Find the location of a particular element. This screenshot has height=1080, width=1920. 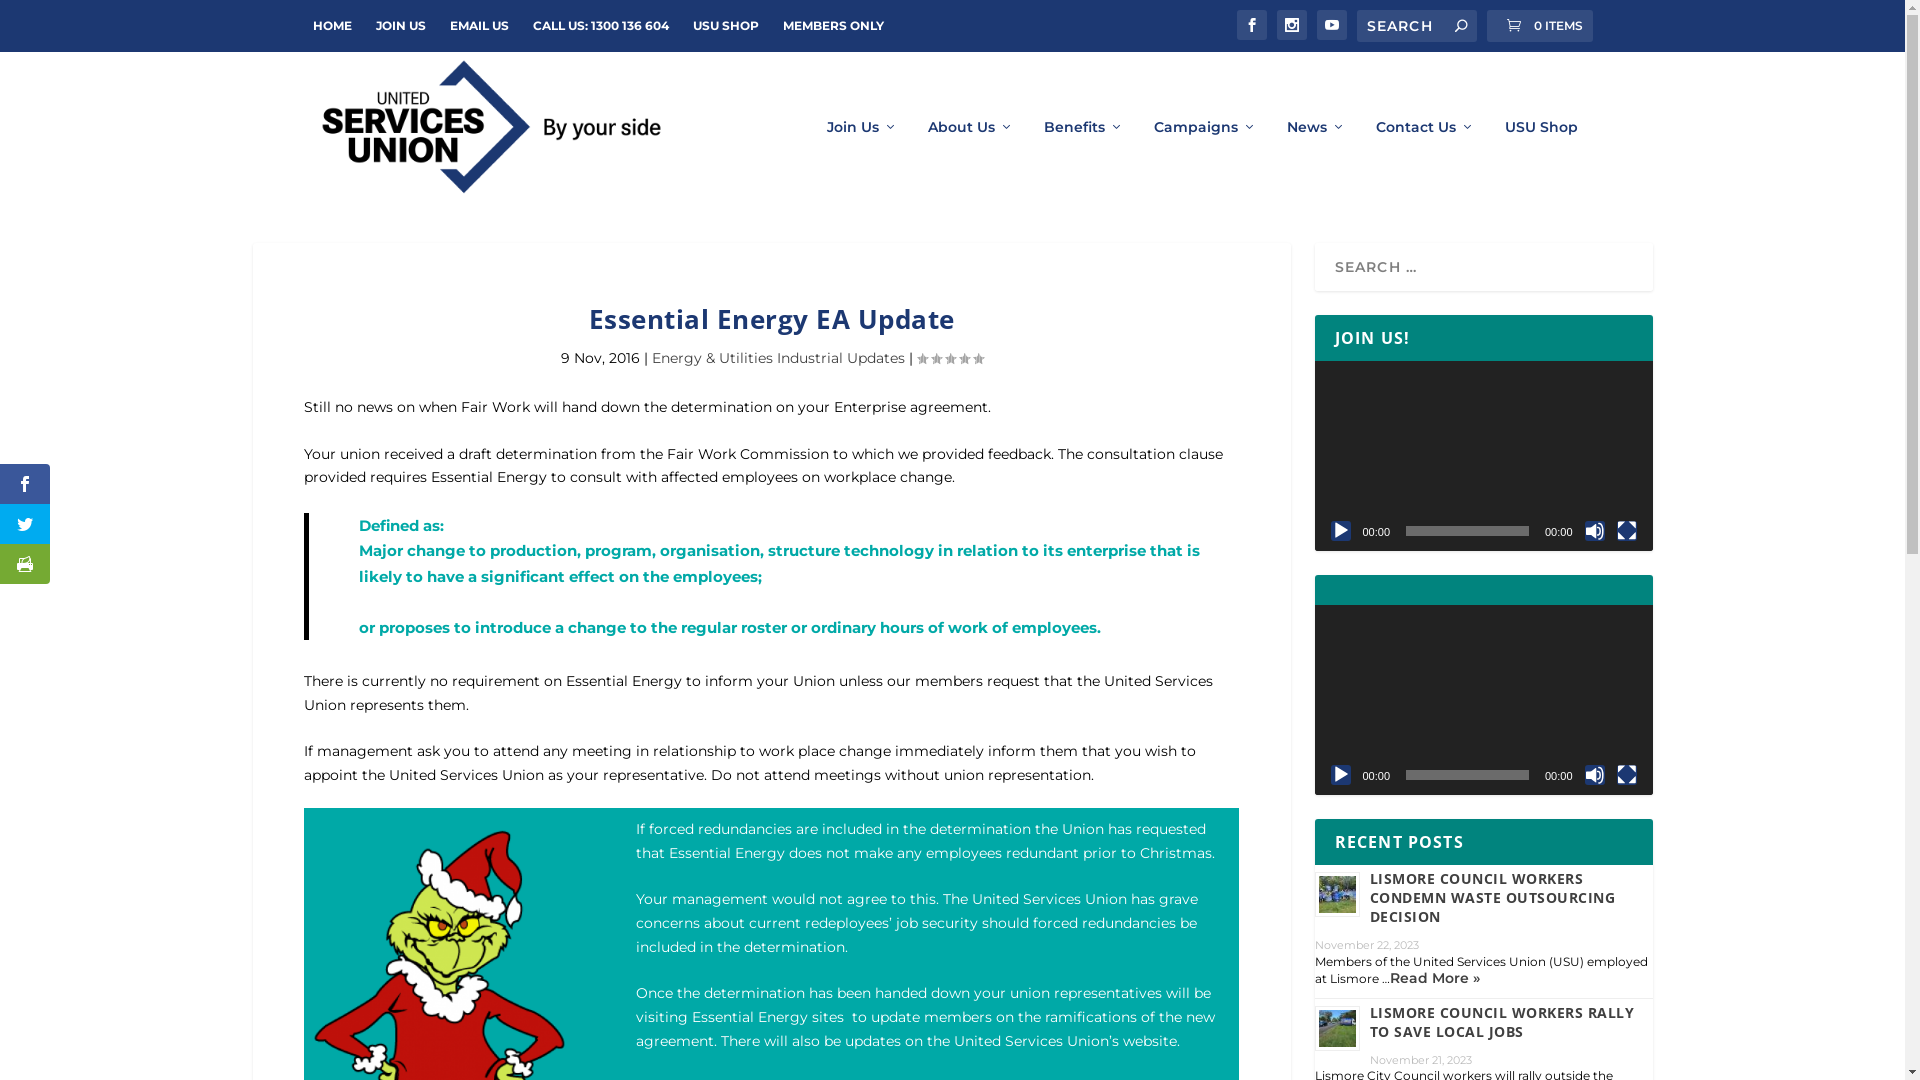

'Search' is located at coordinates (41, 19).